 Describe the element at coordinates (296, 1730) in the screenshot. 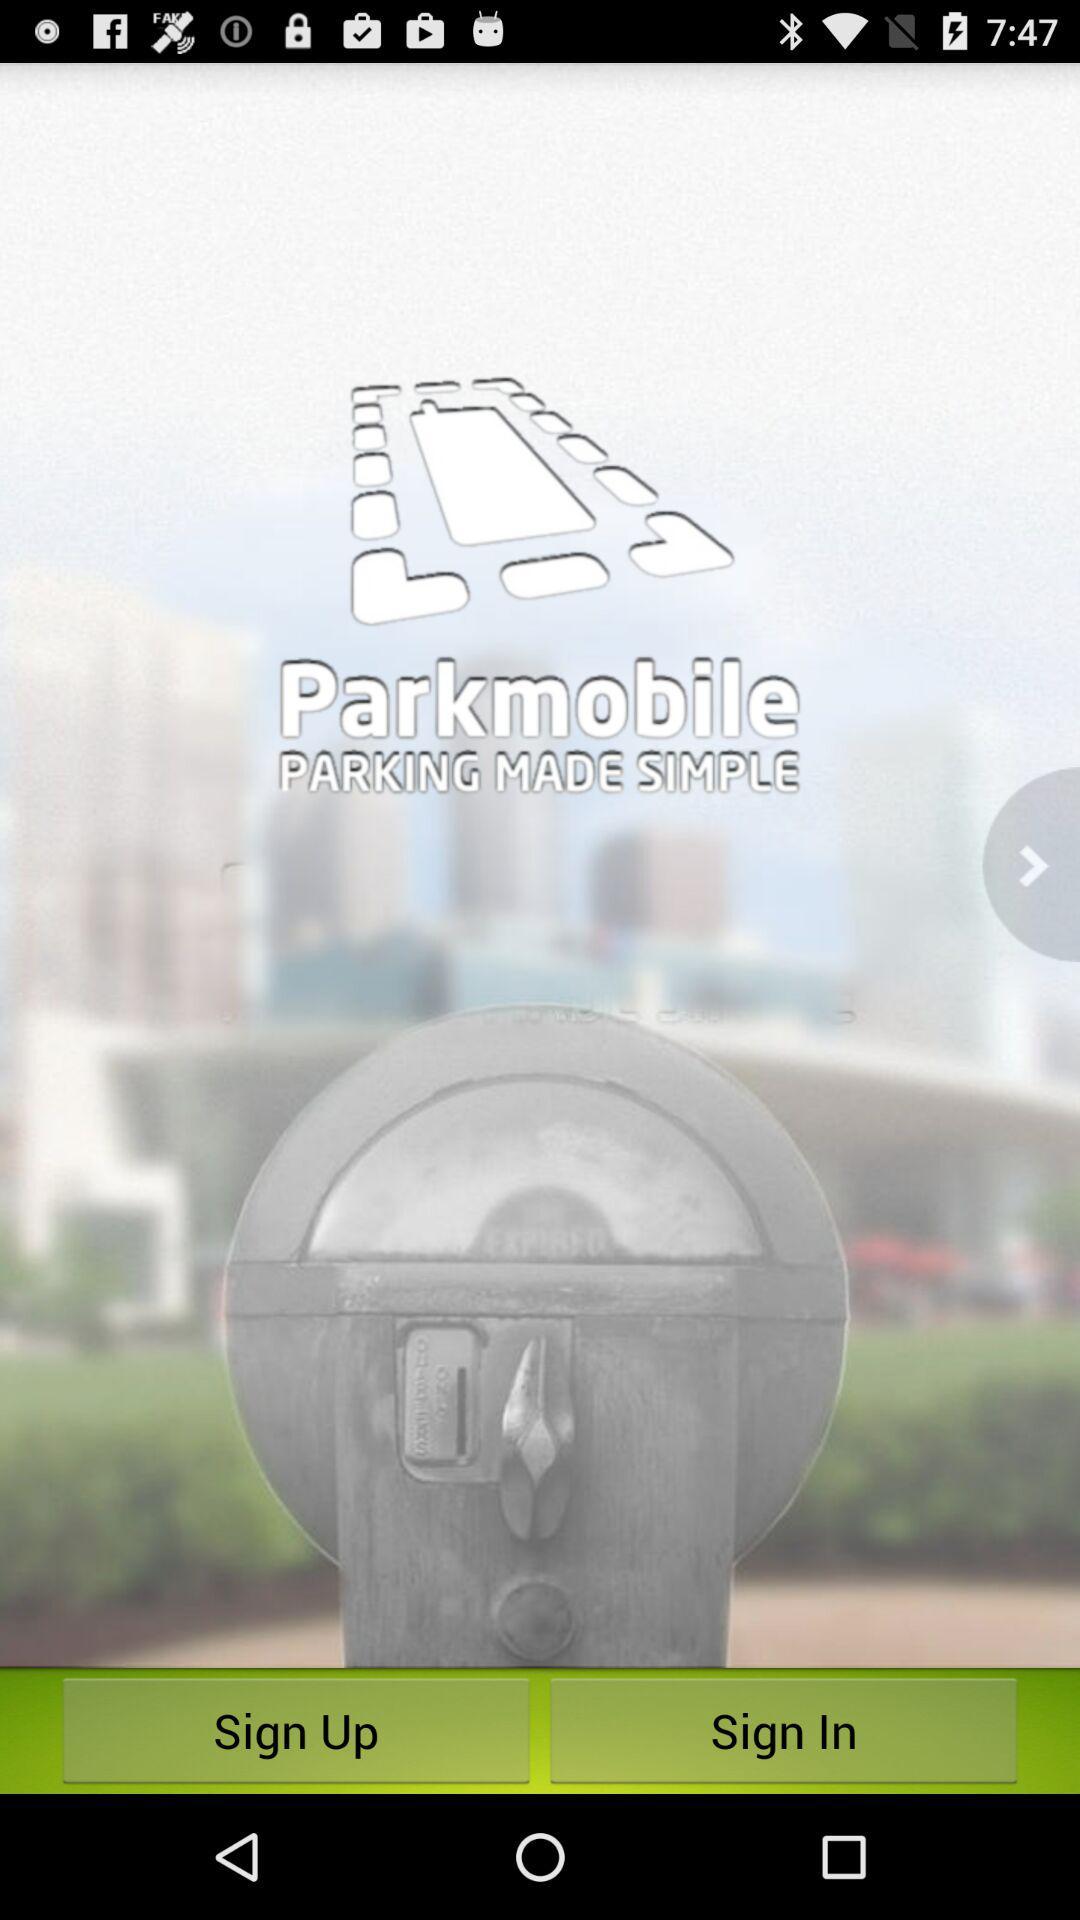

I see `the icon next to the sign in icon` at that location.